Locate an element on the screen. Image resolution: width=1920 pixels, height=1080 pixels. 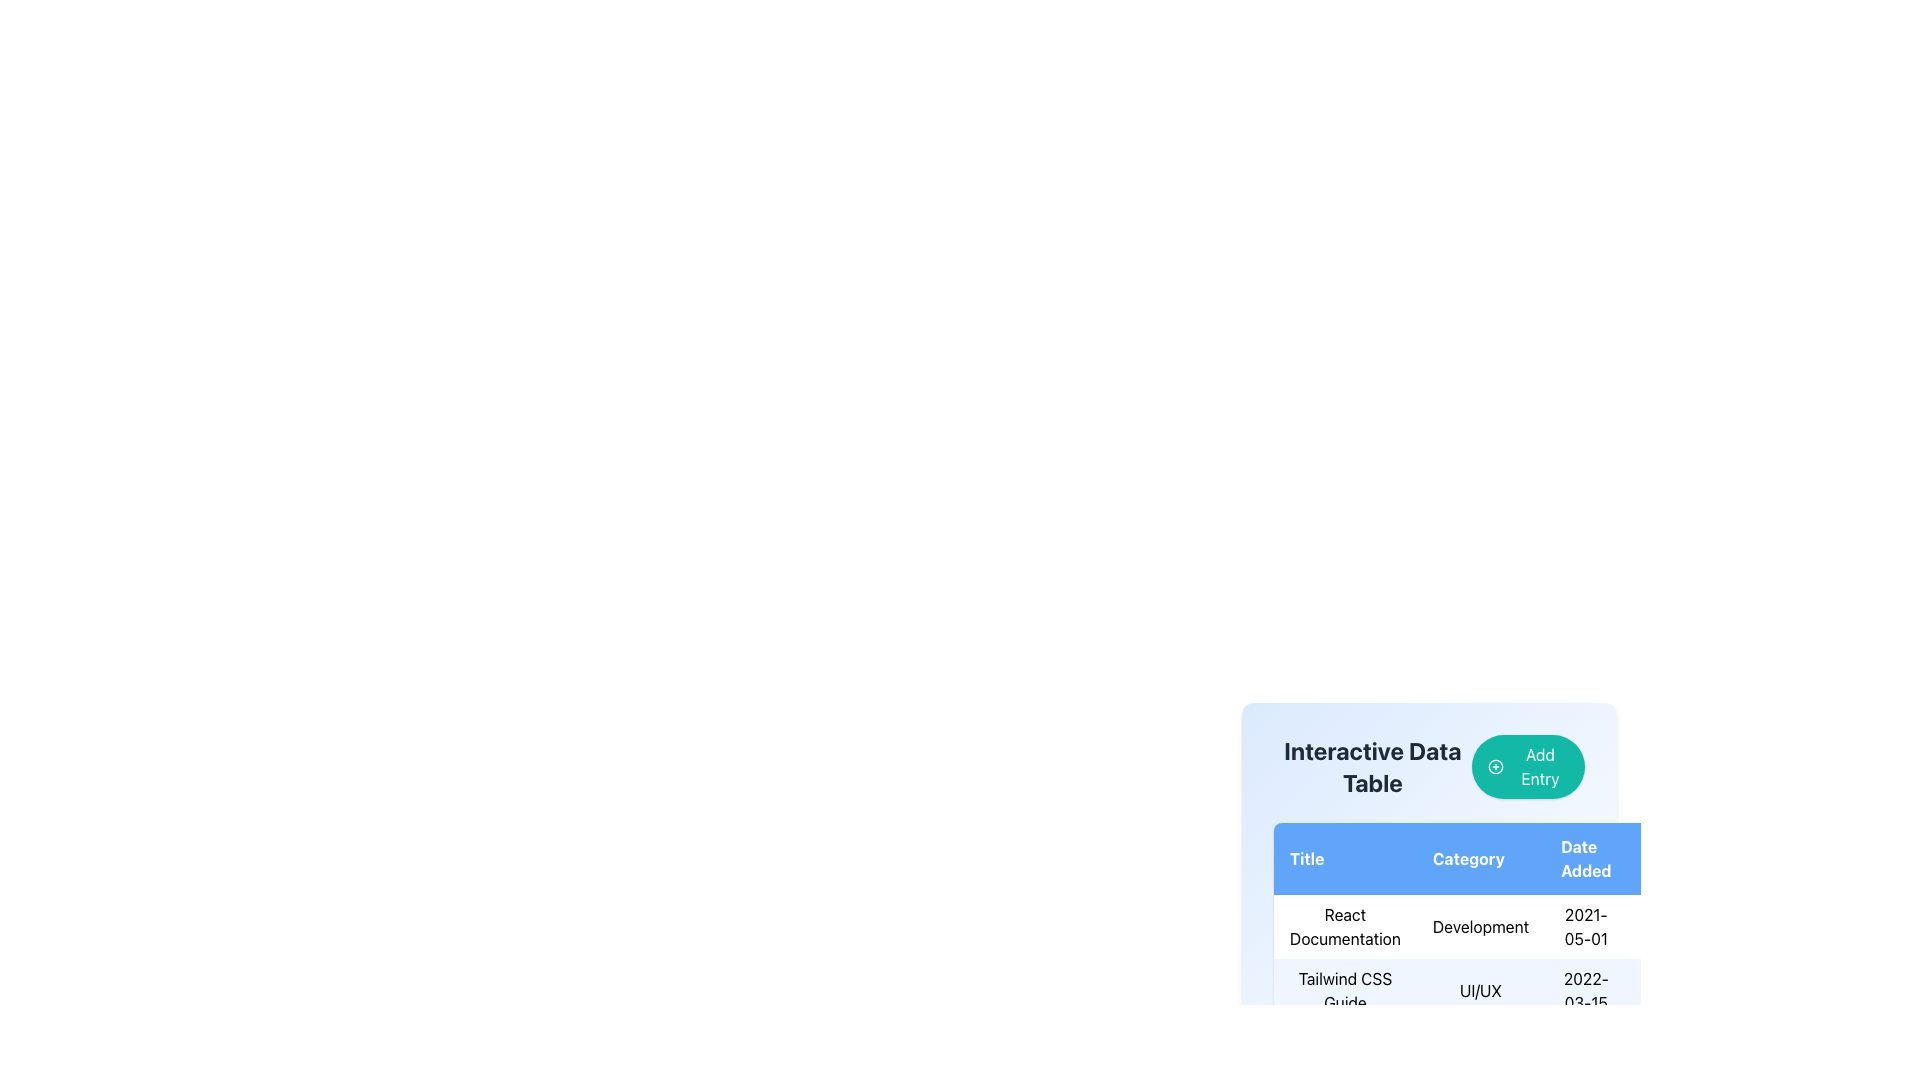
the text displaying the category value of the first row entry in the 'Category' column of the 'Interactive Data Table' is located at coordinates (1496, 922).